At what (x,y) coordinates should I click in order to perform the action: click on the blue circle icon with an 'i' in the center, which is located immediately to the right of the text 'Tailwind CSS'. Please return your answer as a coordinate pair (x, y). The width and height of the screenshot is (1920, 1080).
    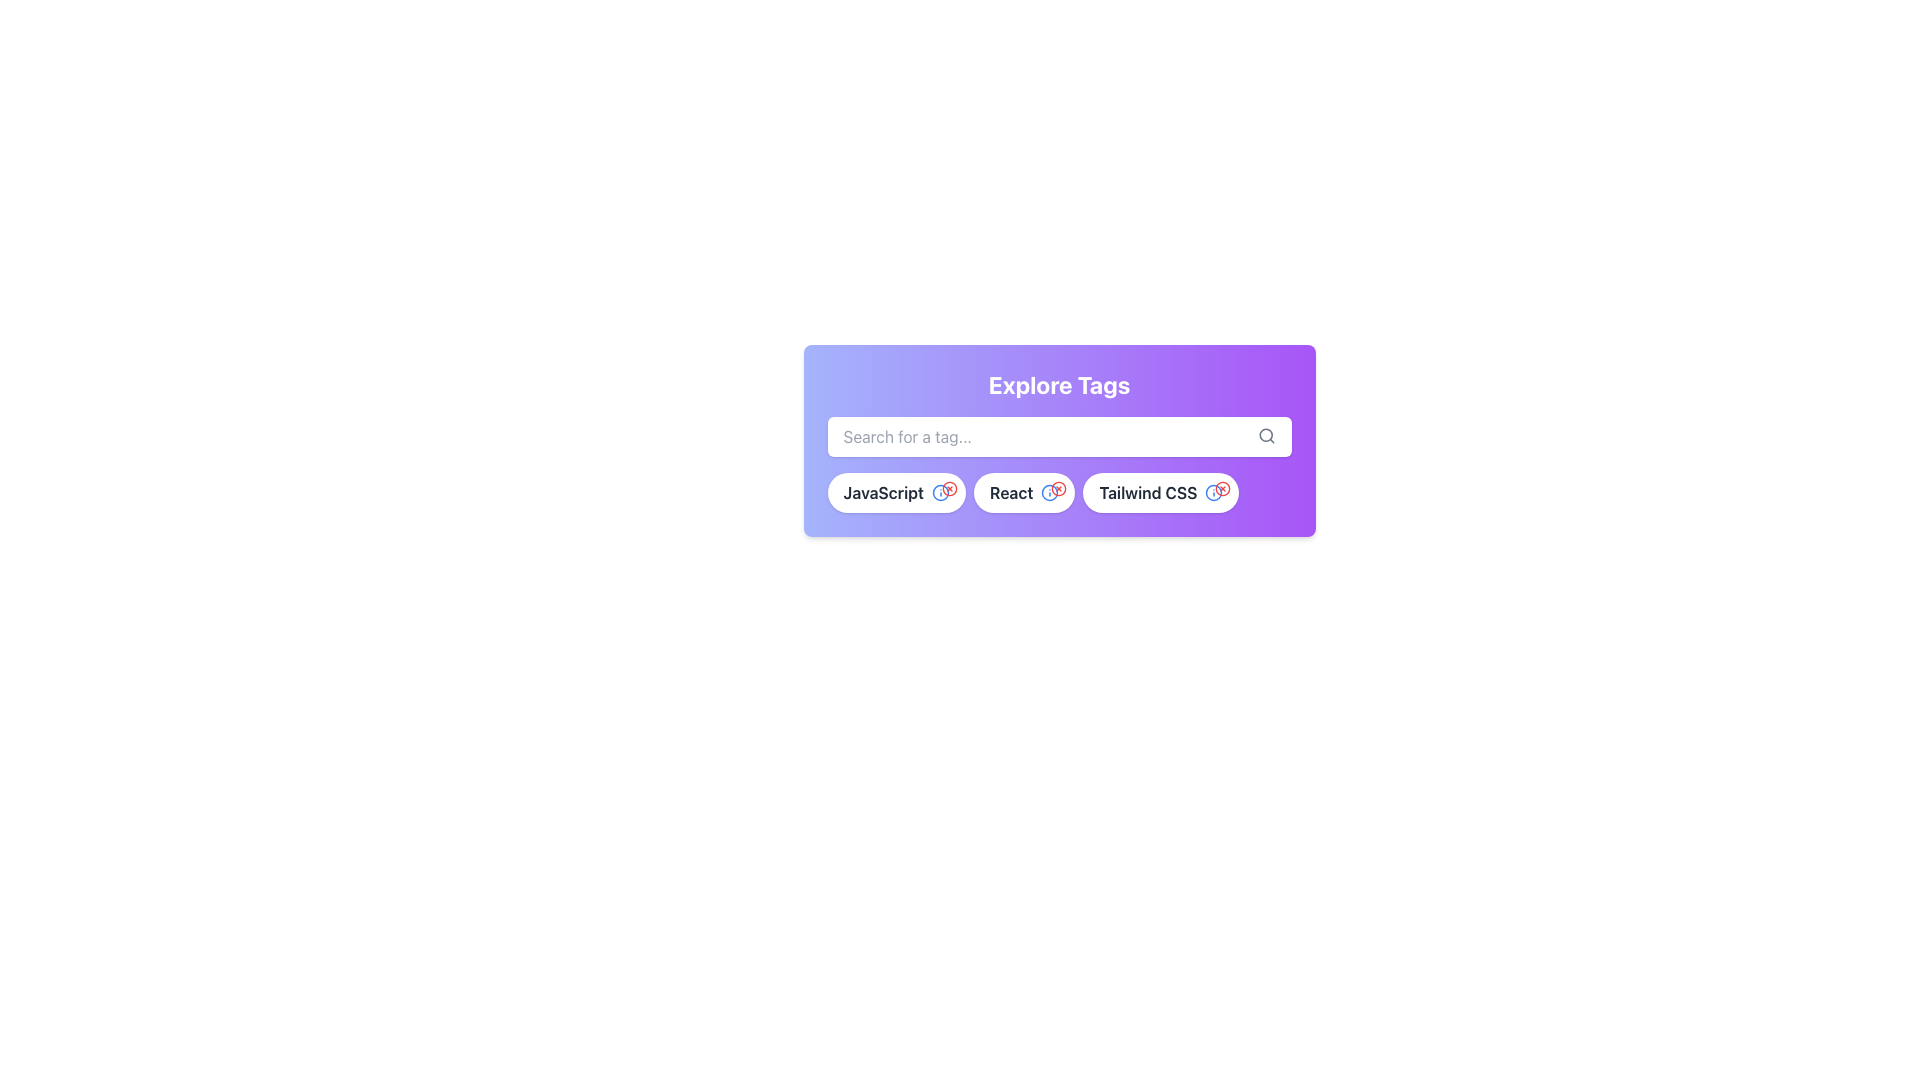
    Looking at the image, I should click on (1213, 493).